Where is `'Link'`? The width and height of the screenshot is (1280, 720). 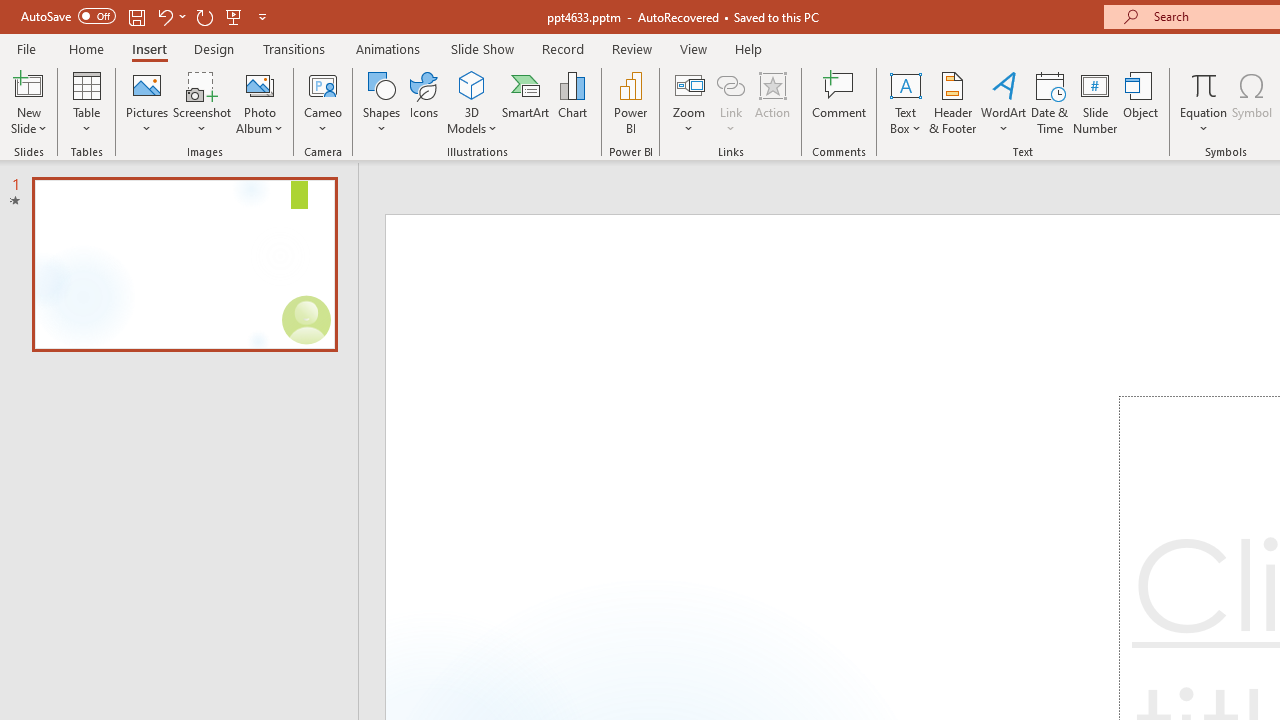
'Link' is located at coordinates (730, 103).